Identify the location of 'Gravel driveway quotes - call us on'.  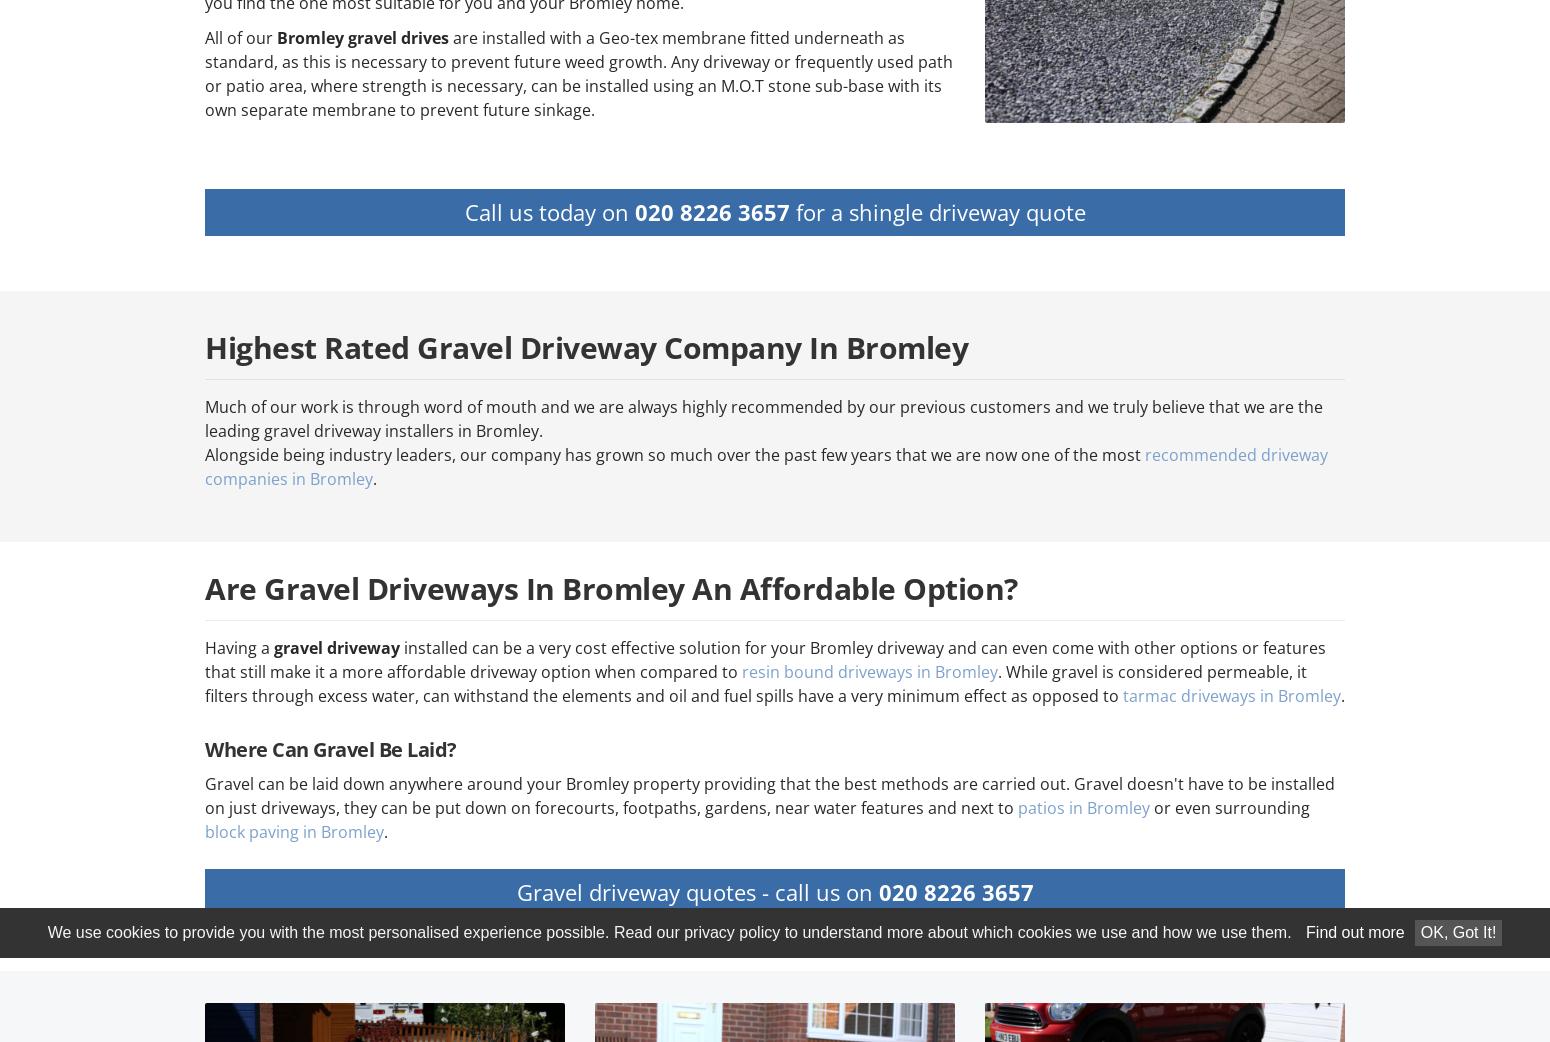
(696, 890).